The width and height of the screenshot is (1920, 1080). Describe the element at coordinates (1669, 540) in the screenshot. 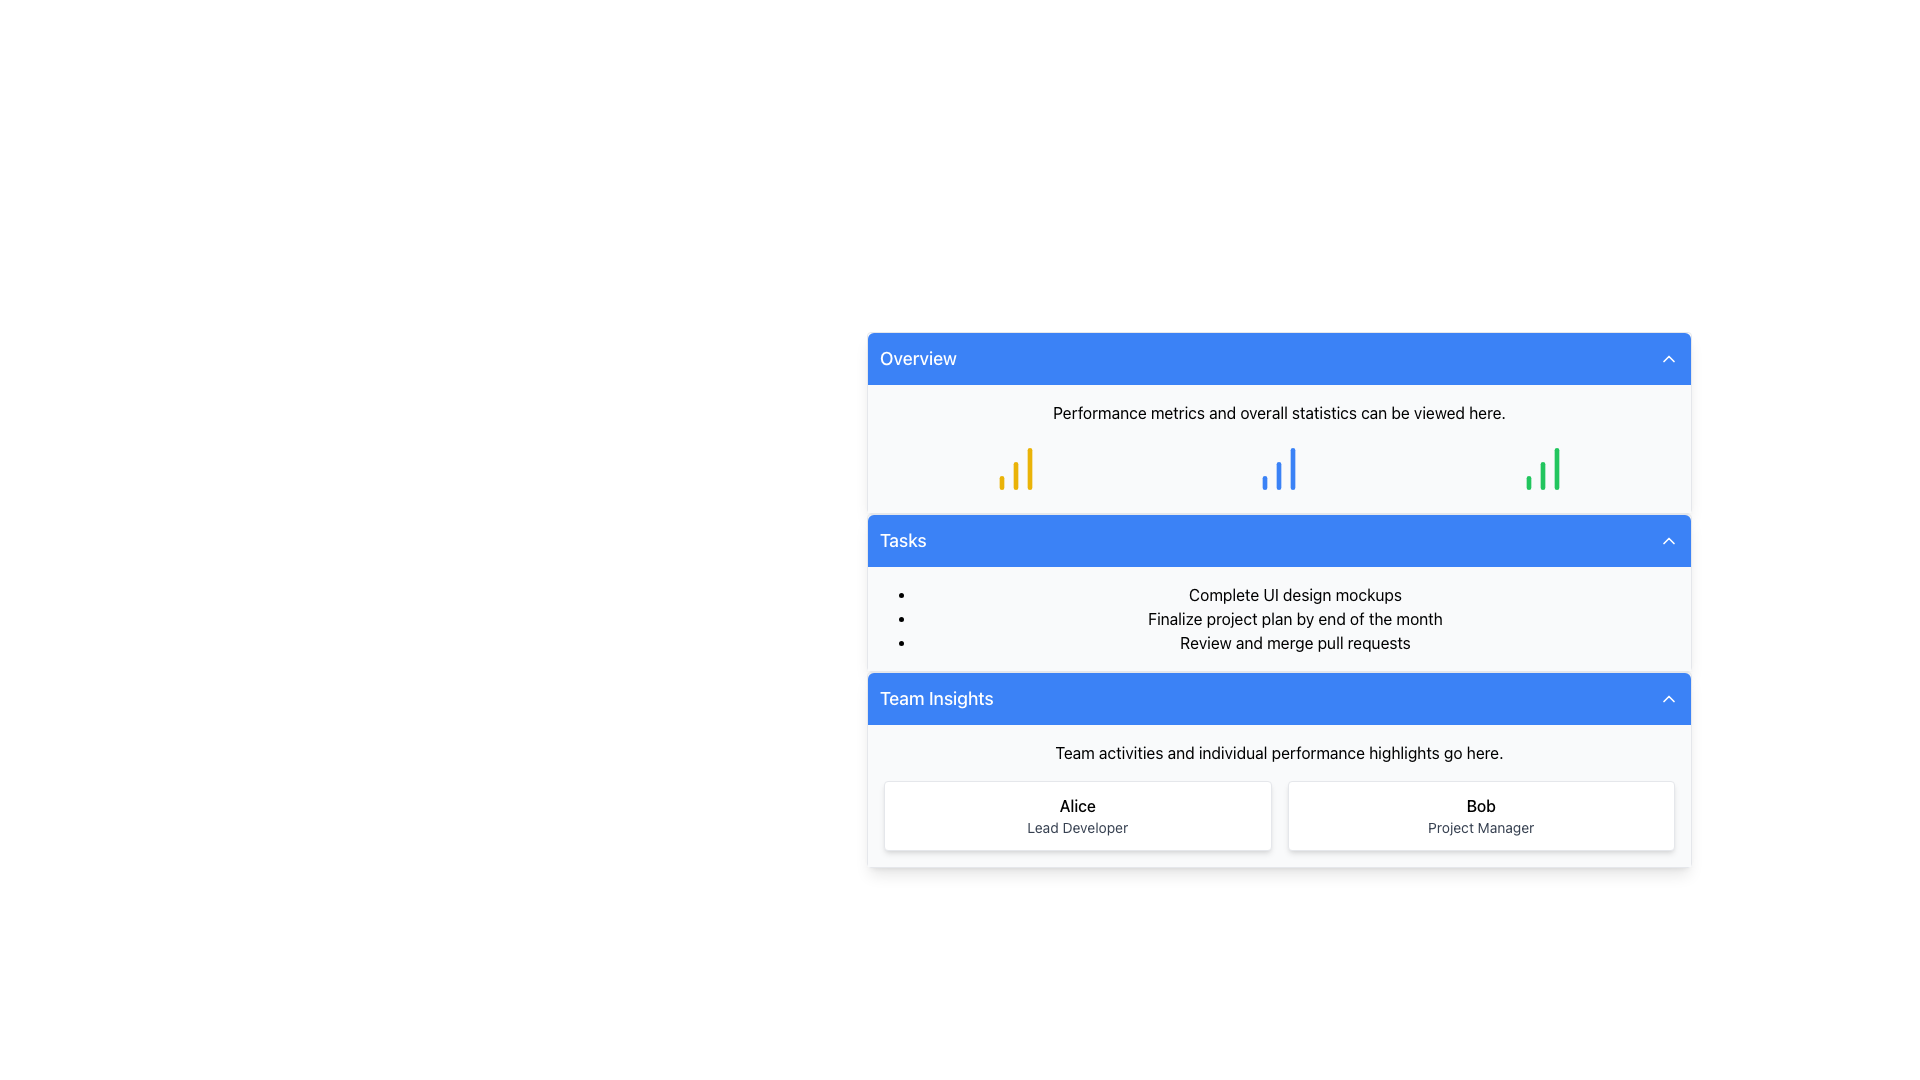

I see `the button located in the top-right corner of the 'Tasks' header` at that location.